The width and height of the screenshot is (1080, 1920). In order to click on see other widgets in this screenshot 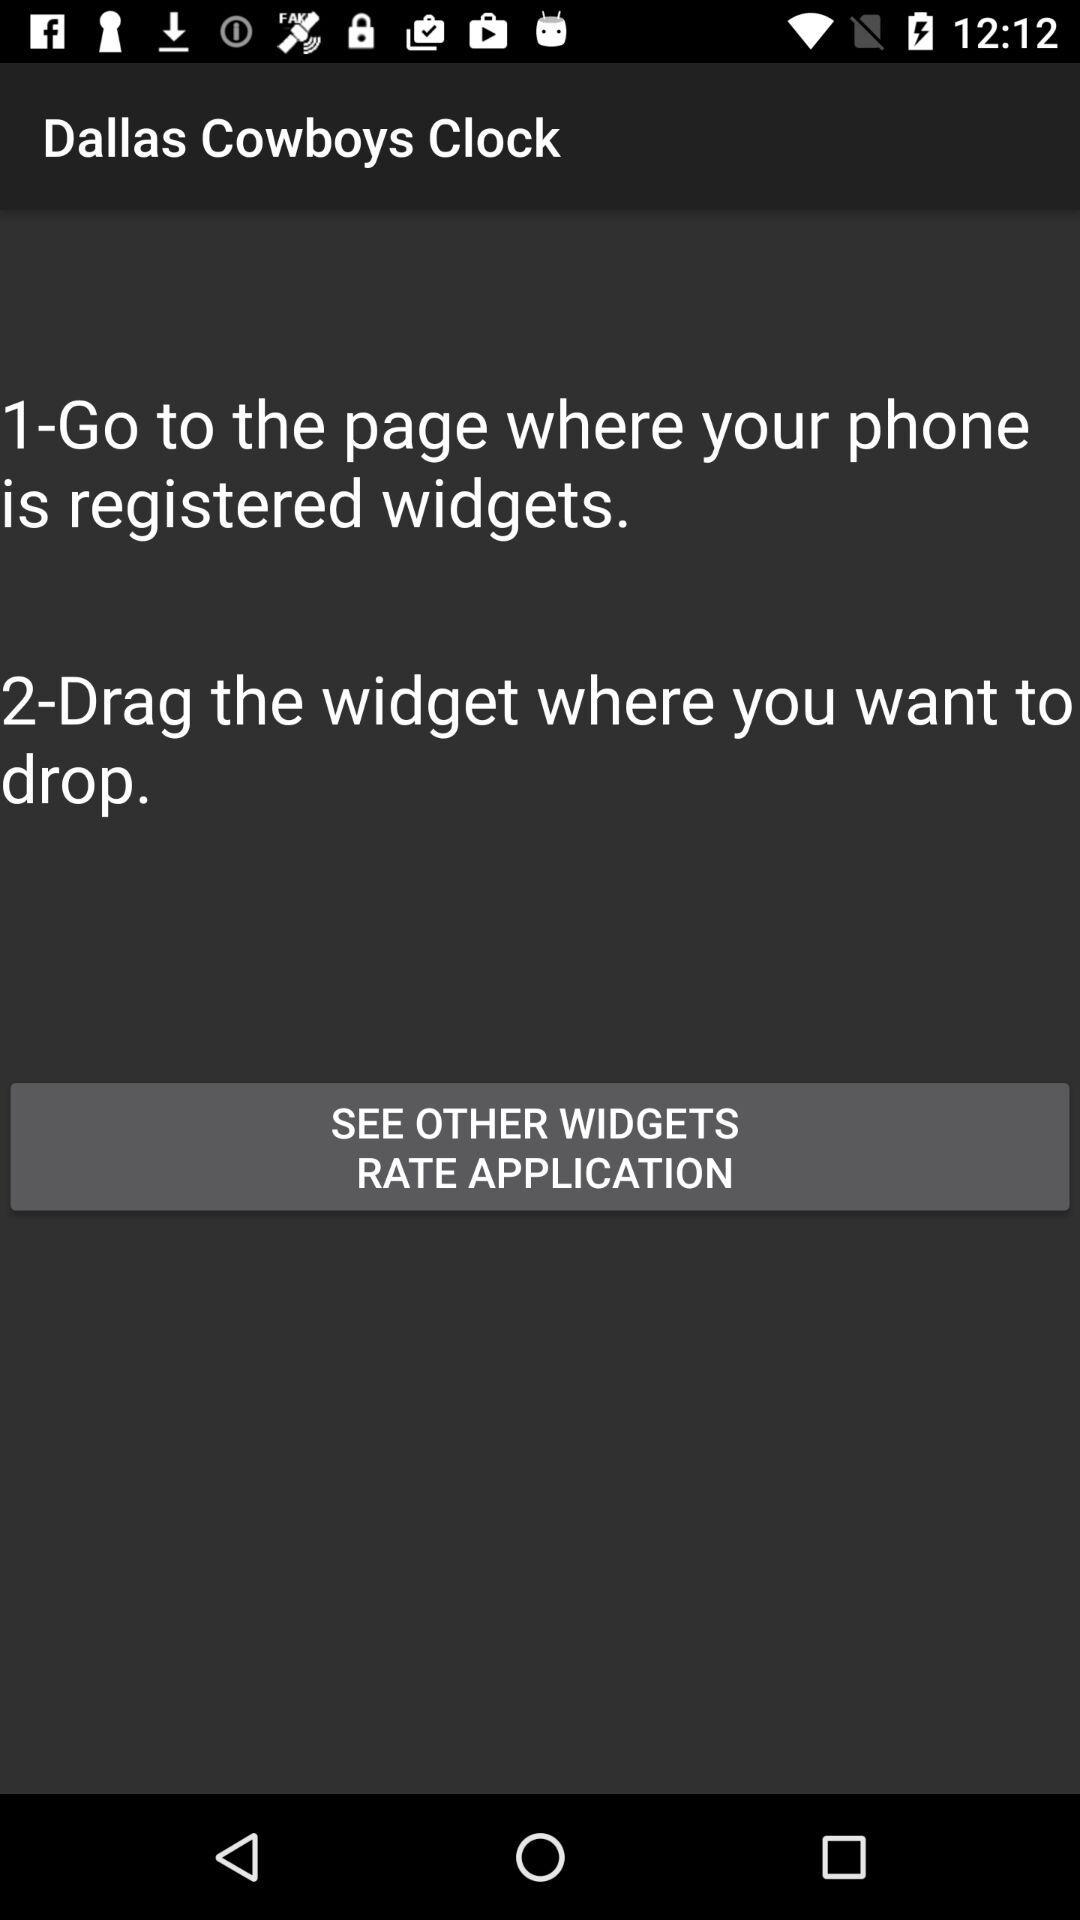, I will do `click(540, 1146)`.